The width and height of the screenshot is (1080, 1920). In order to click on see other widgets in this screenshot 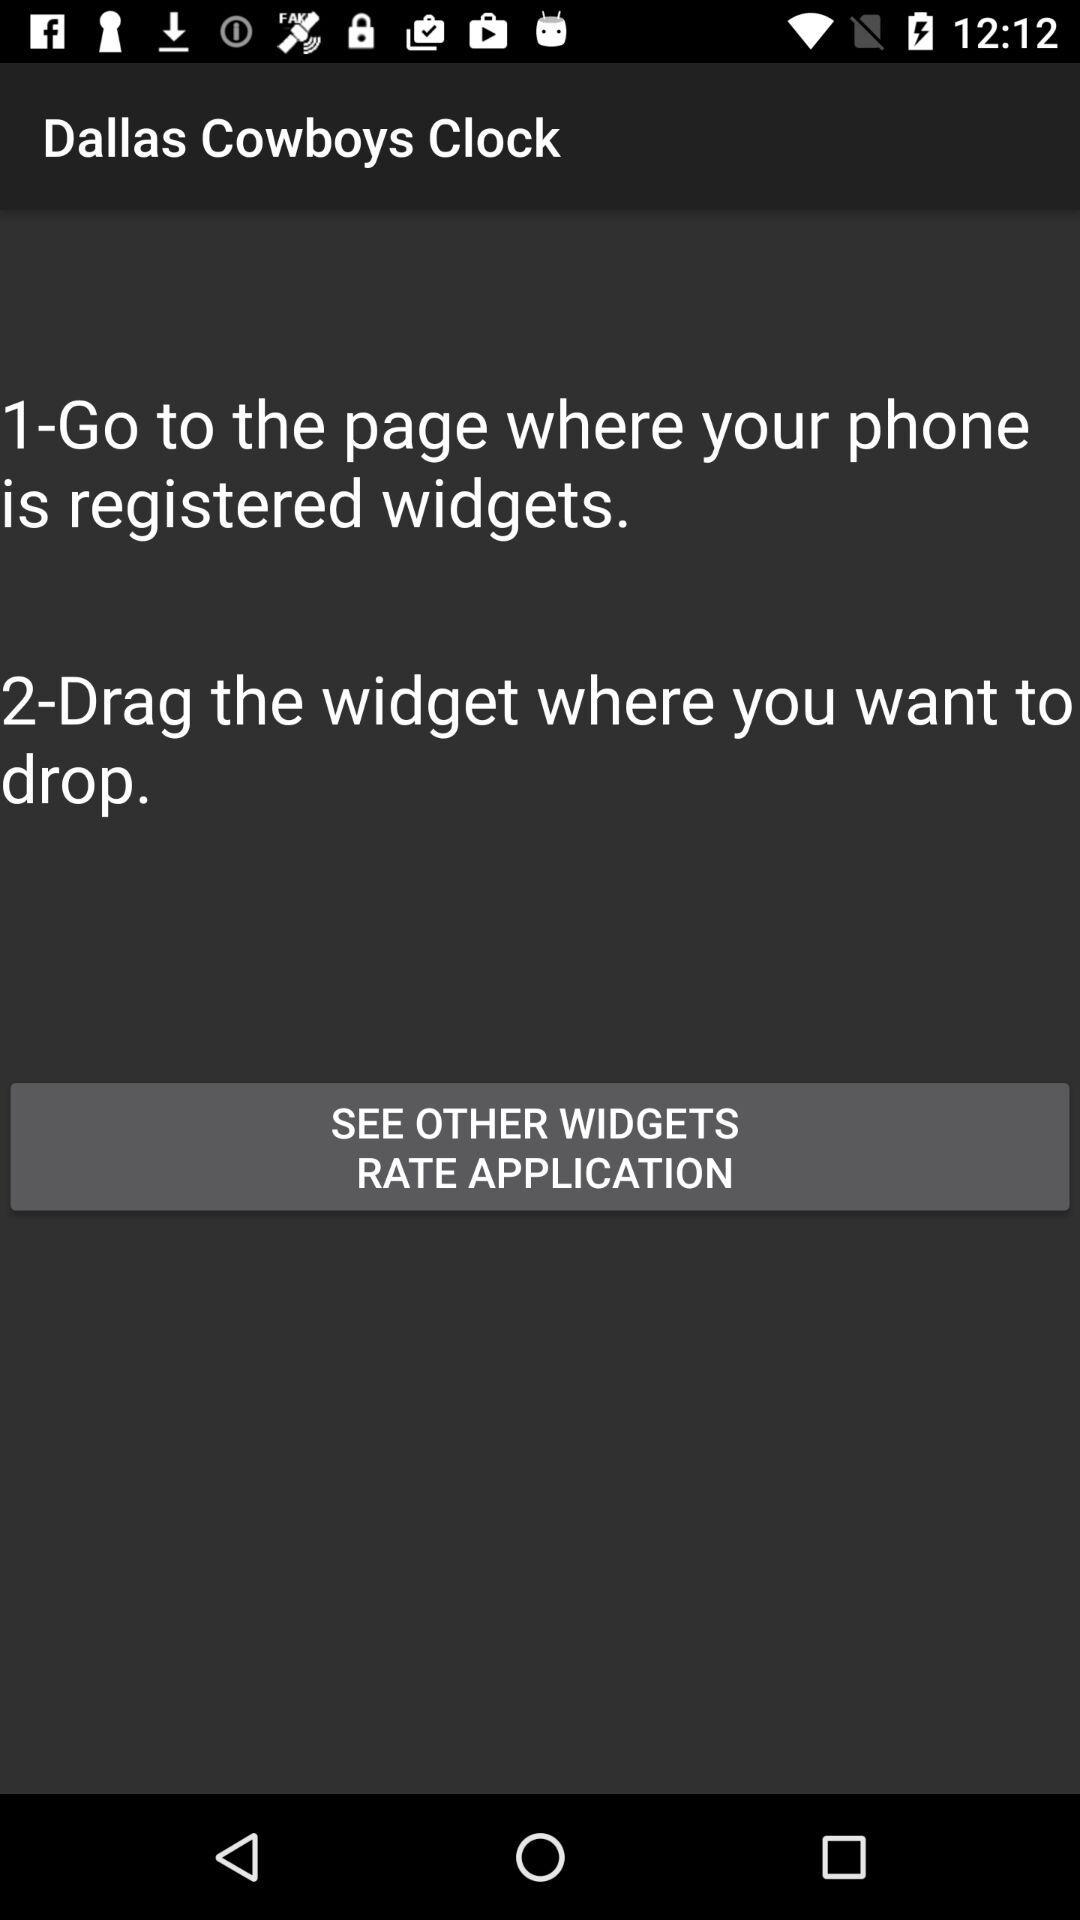, I will do `click(540, 1146)`.